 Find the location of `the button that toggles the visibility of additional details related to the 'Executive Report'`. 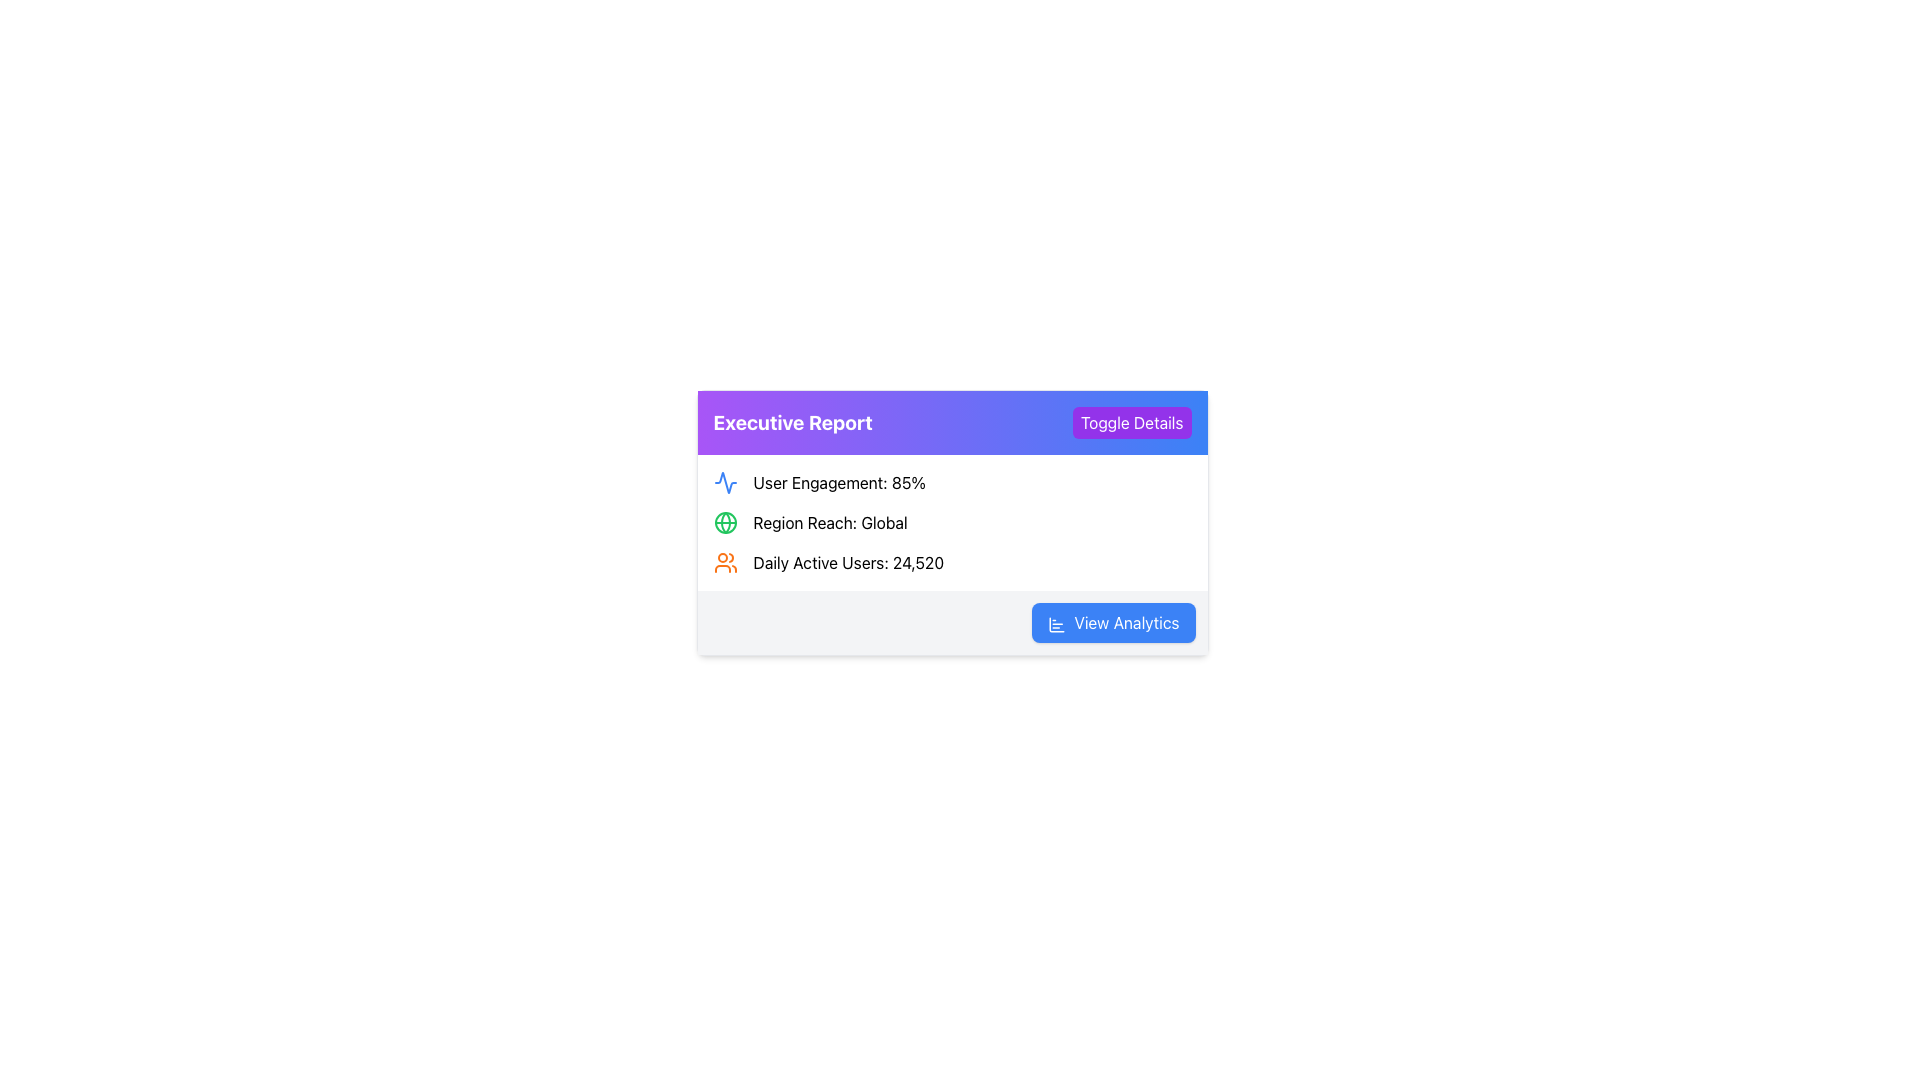

the button that toggles the visibility of additional details related to the 'Executive Report' is located at coordinates (1132, 422).